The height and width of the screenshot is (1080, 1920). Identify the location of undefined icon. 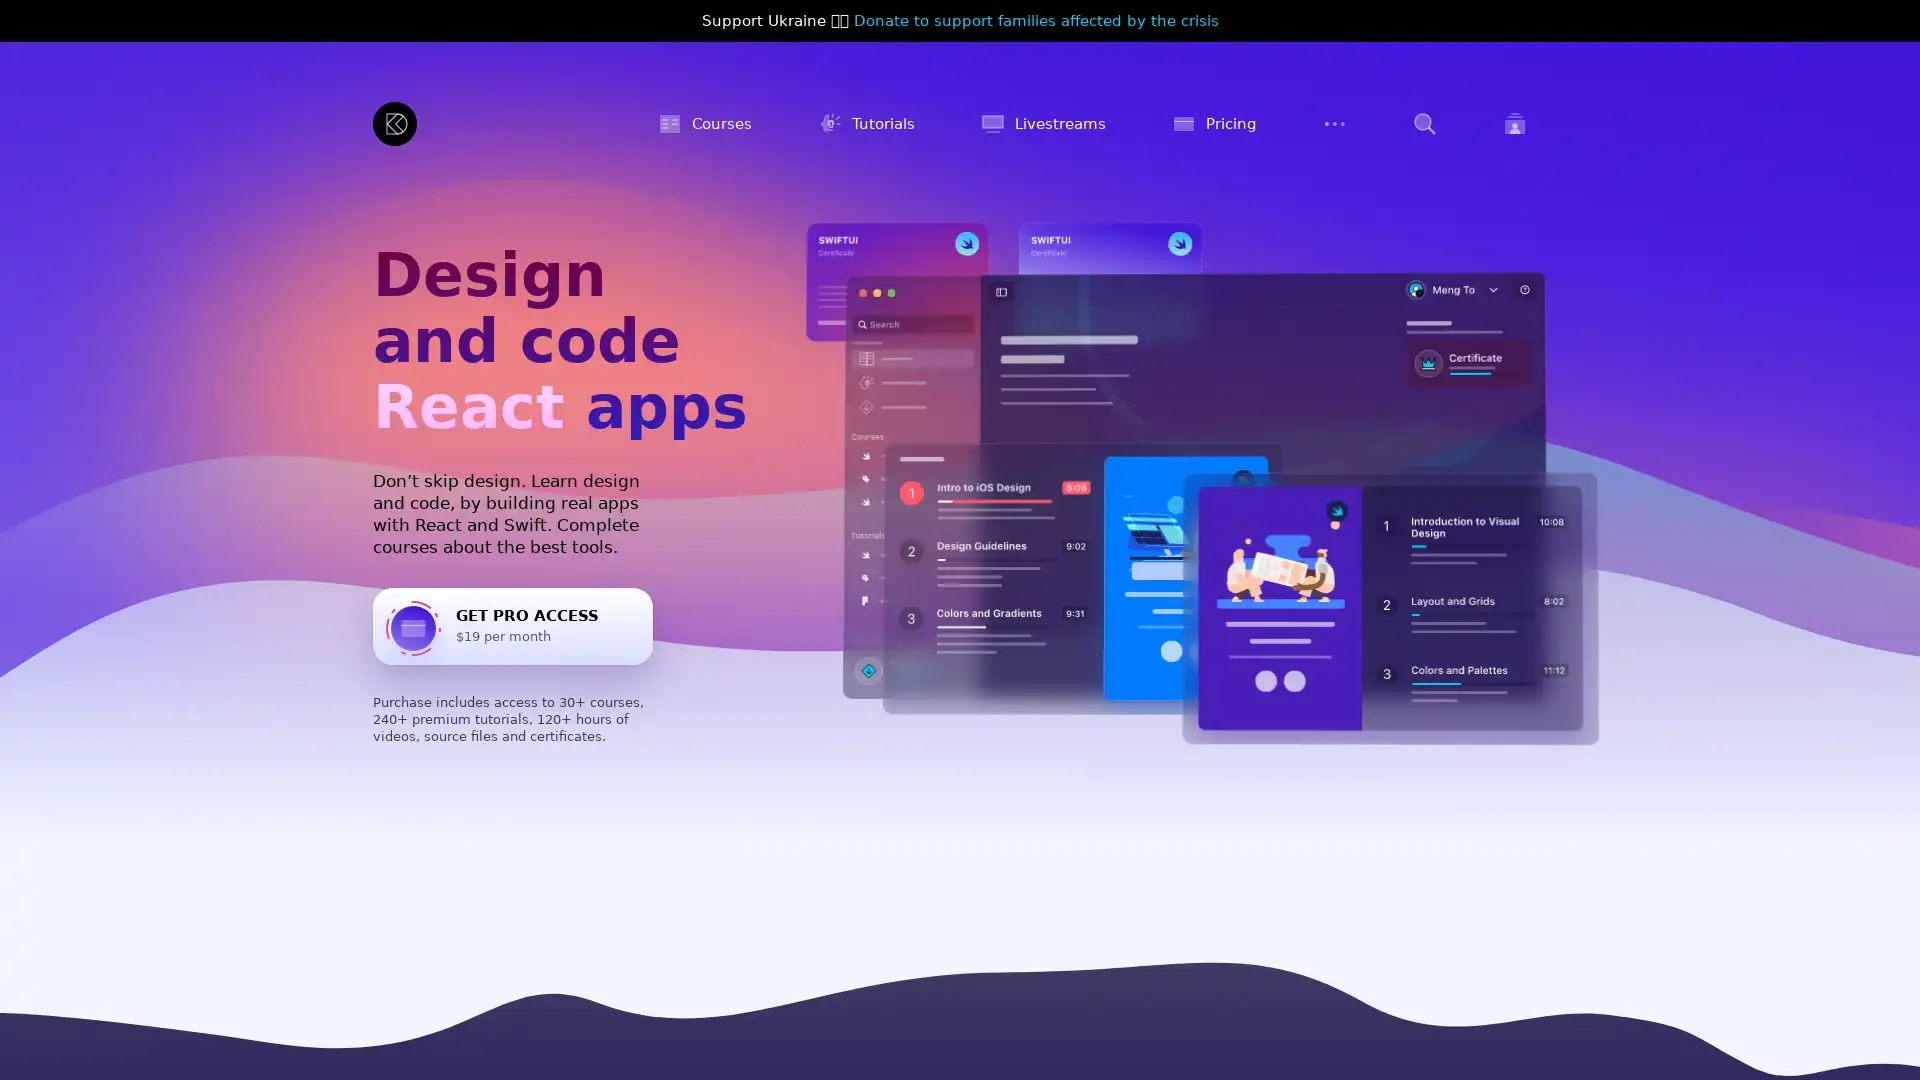
(1334, 123).